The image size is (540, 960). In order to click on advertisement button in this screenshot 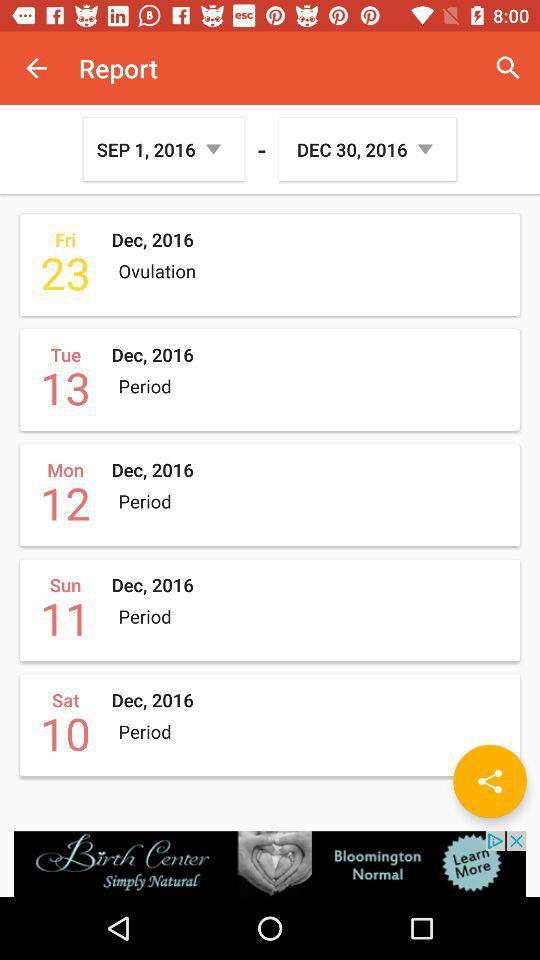, I will do `click(270, 863)`.